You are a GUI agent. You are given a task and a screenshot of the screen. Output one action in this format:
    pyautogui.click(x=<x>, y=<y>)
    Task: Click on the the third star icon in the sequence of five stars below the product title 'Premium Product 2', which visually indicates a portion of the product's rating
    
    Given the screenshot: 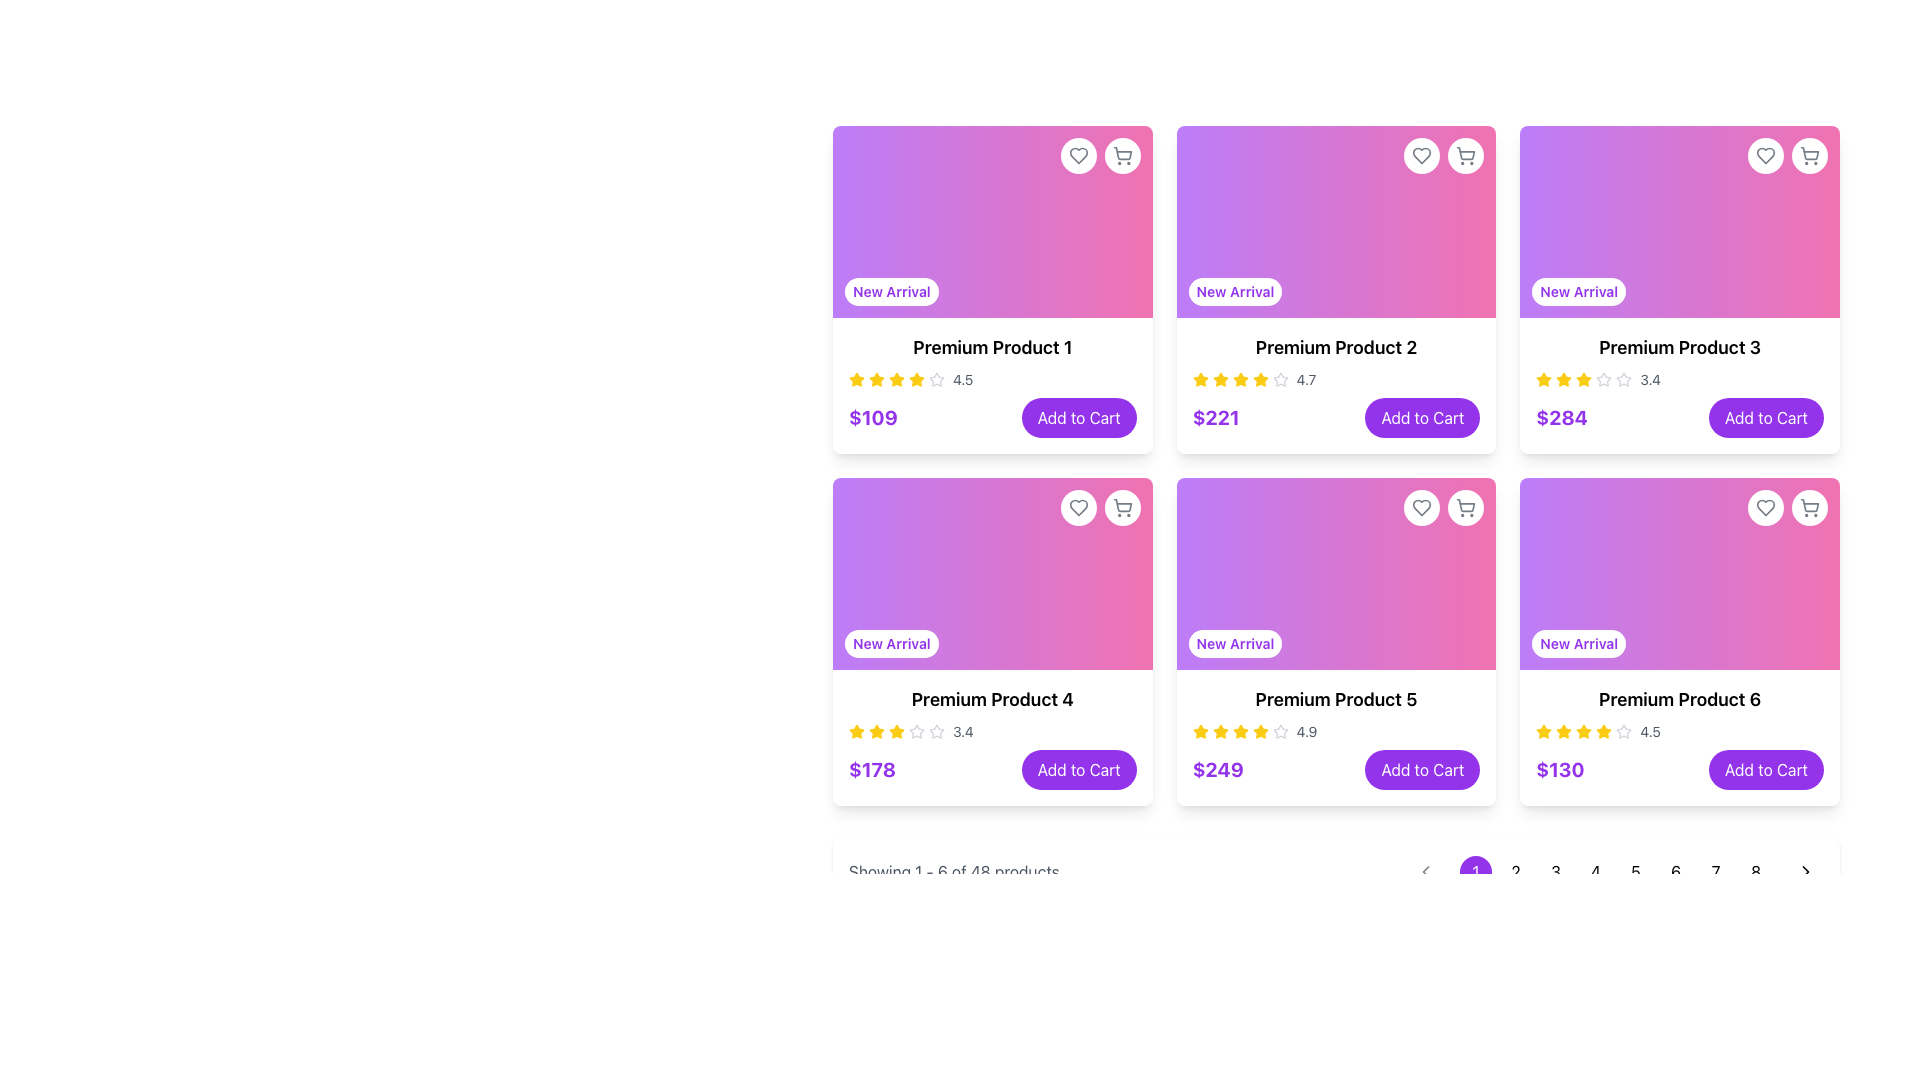 What is the action you would take?
    pyautogui.click(x=1219, y=380)
    